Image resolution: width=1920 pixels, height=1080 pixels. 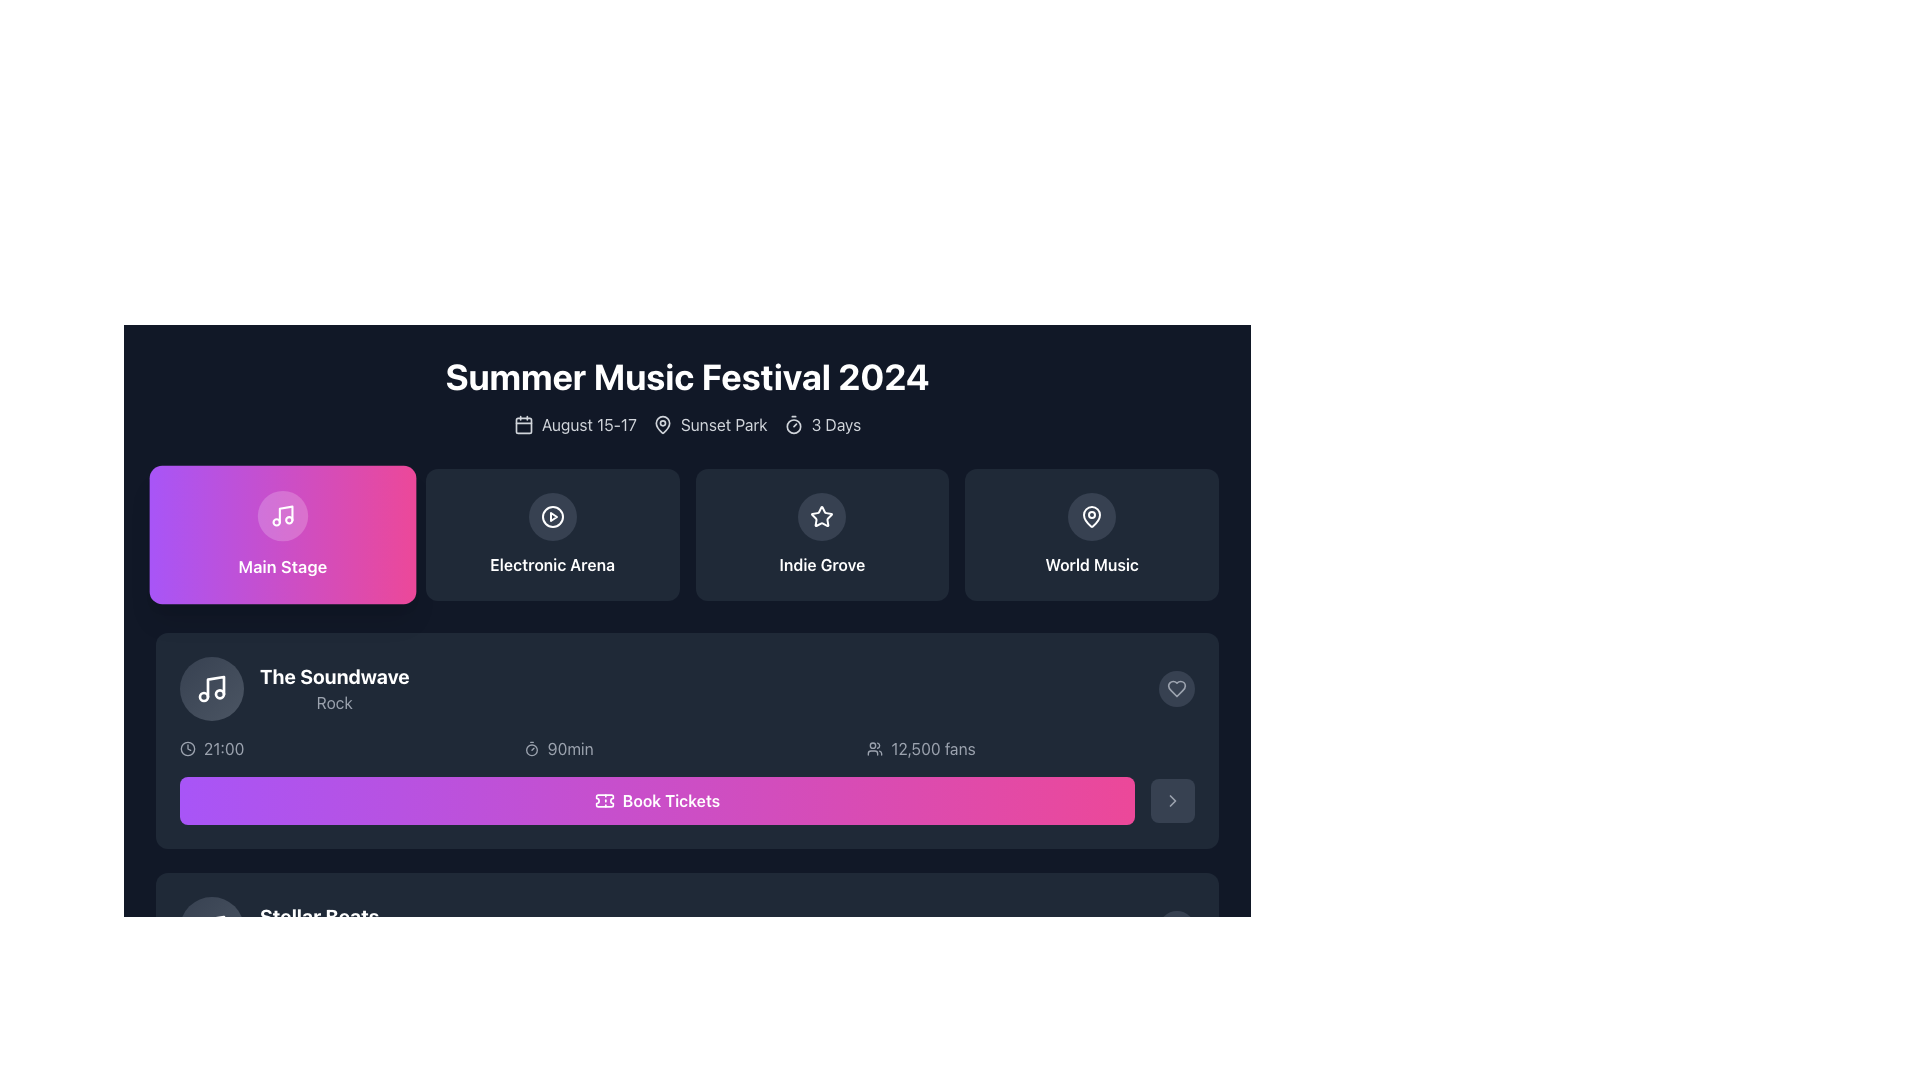 I want to click on the outer circle of the 'Play' button icon in the 'Electronic Arena' section, located below the title 'Summer Music Festival 2024', so click(x=552, y=515).